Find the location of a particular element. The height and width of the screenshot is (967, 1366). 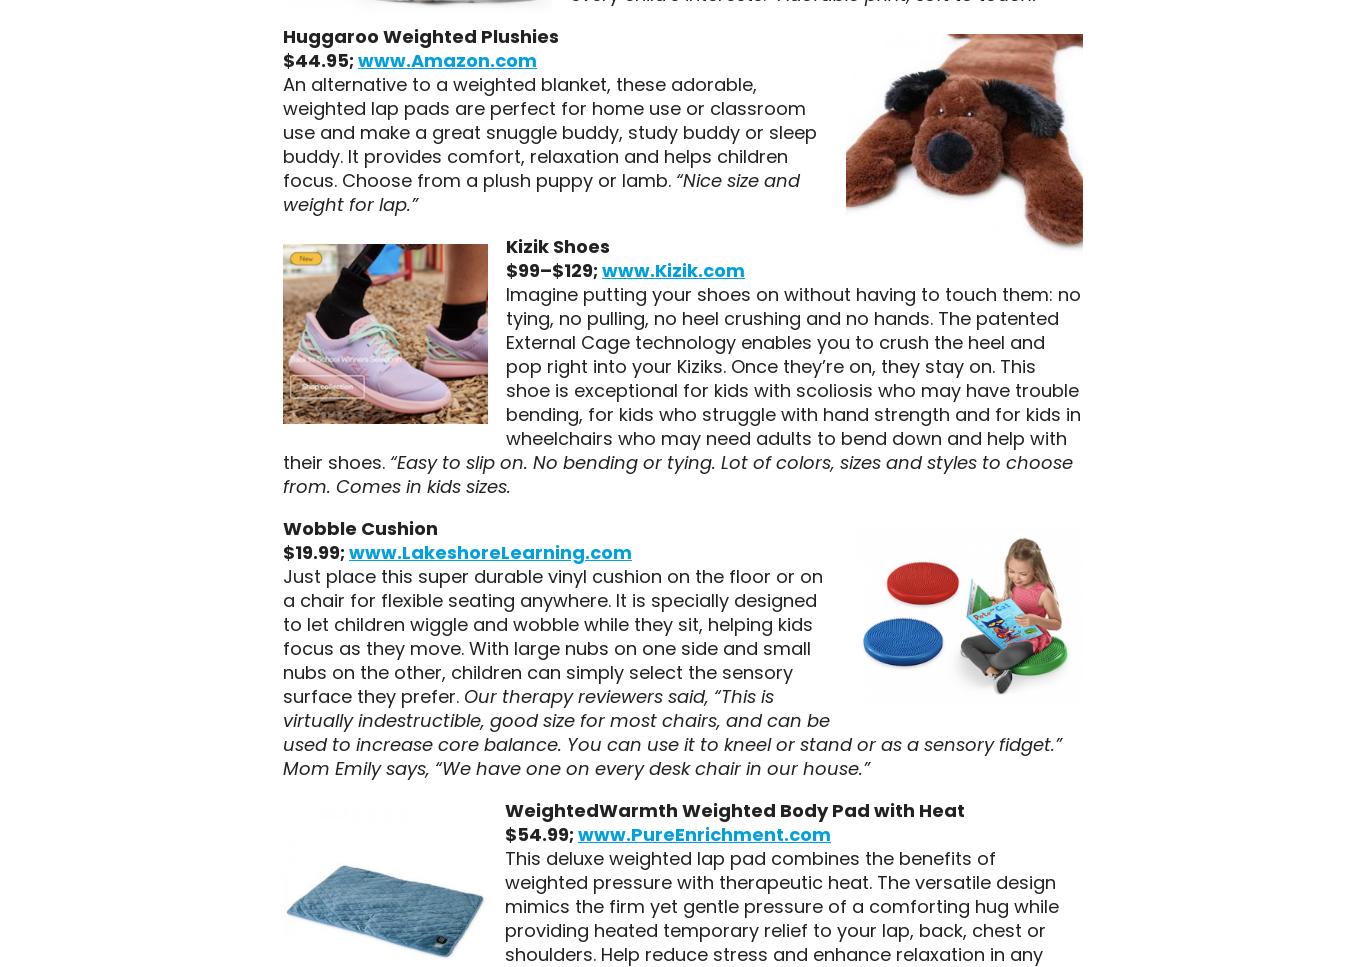

'$99–$129;' is located at coordinates (505, 268).